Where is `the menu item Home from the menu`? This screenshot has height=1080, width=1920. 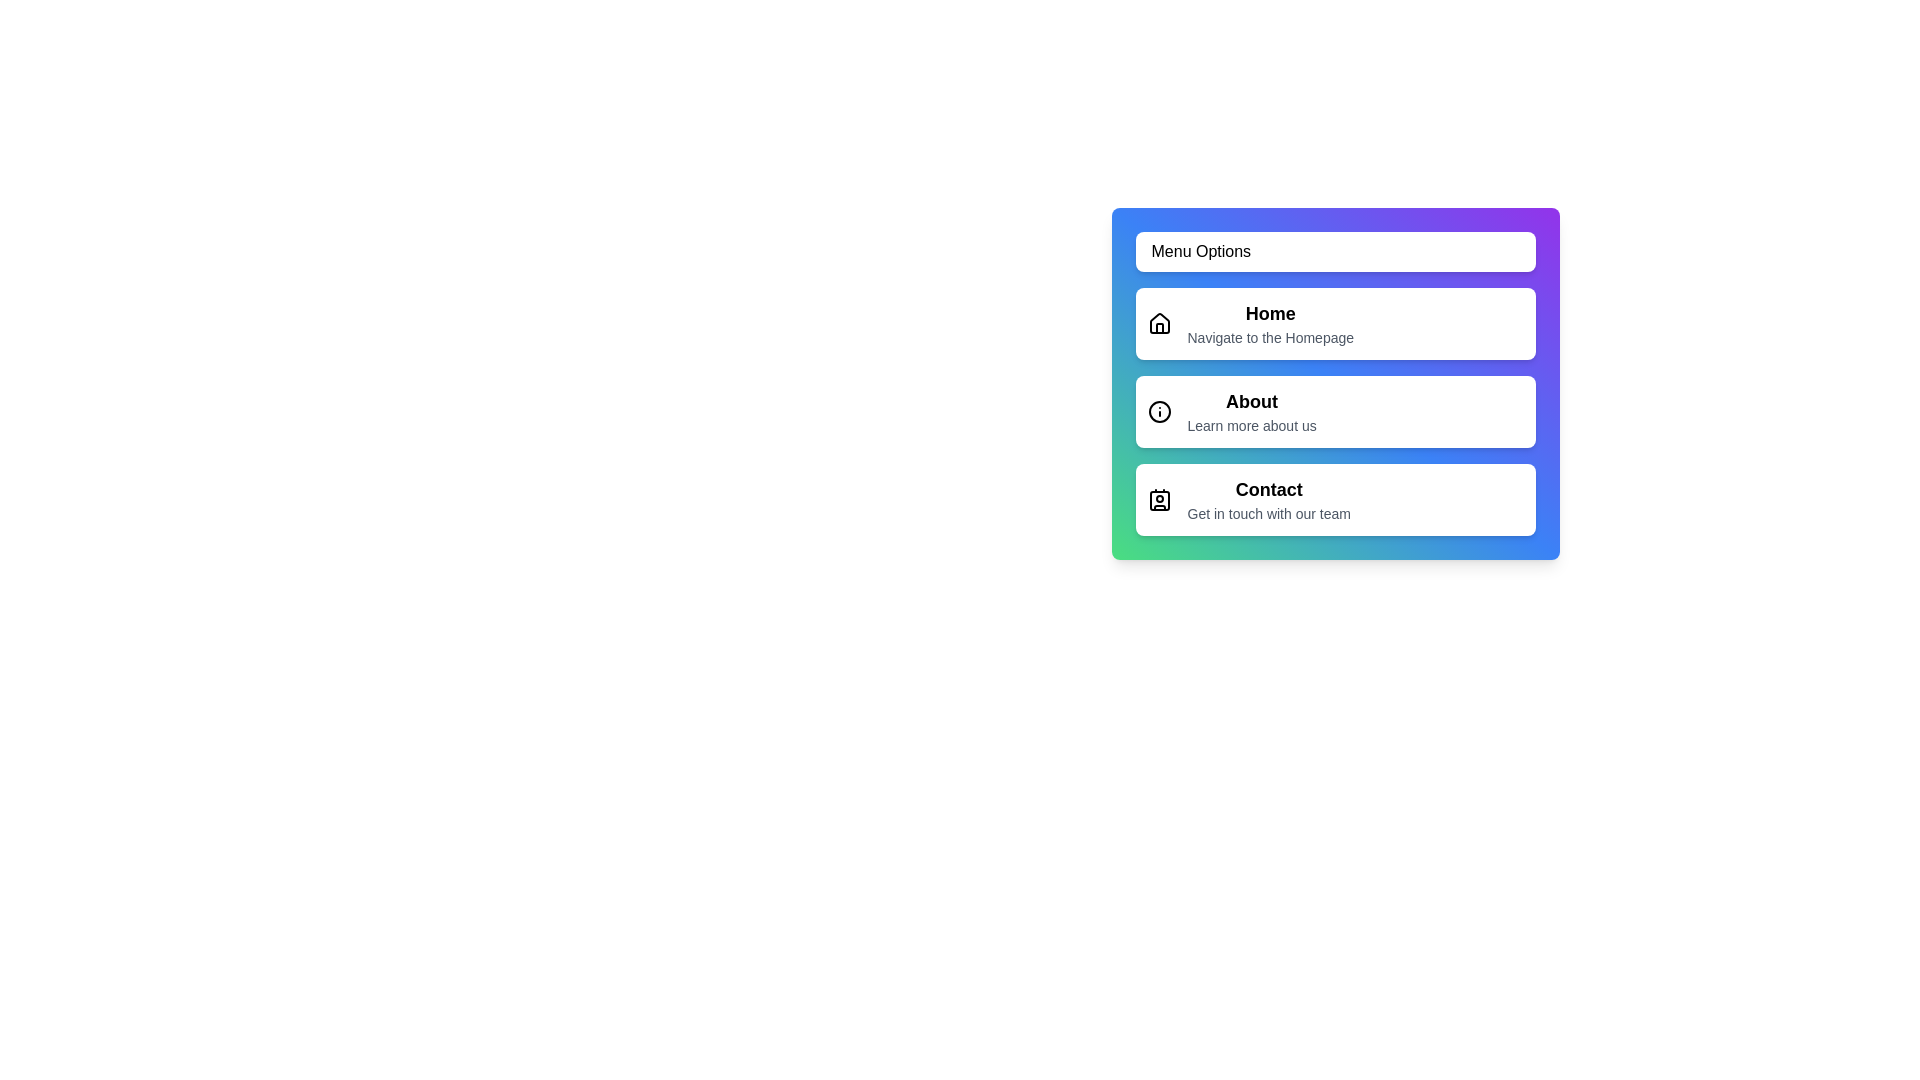
the menu item Home from the menu is located at coordinates (1335, 323).